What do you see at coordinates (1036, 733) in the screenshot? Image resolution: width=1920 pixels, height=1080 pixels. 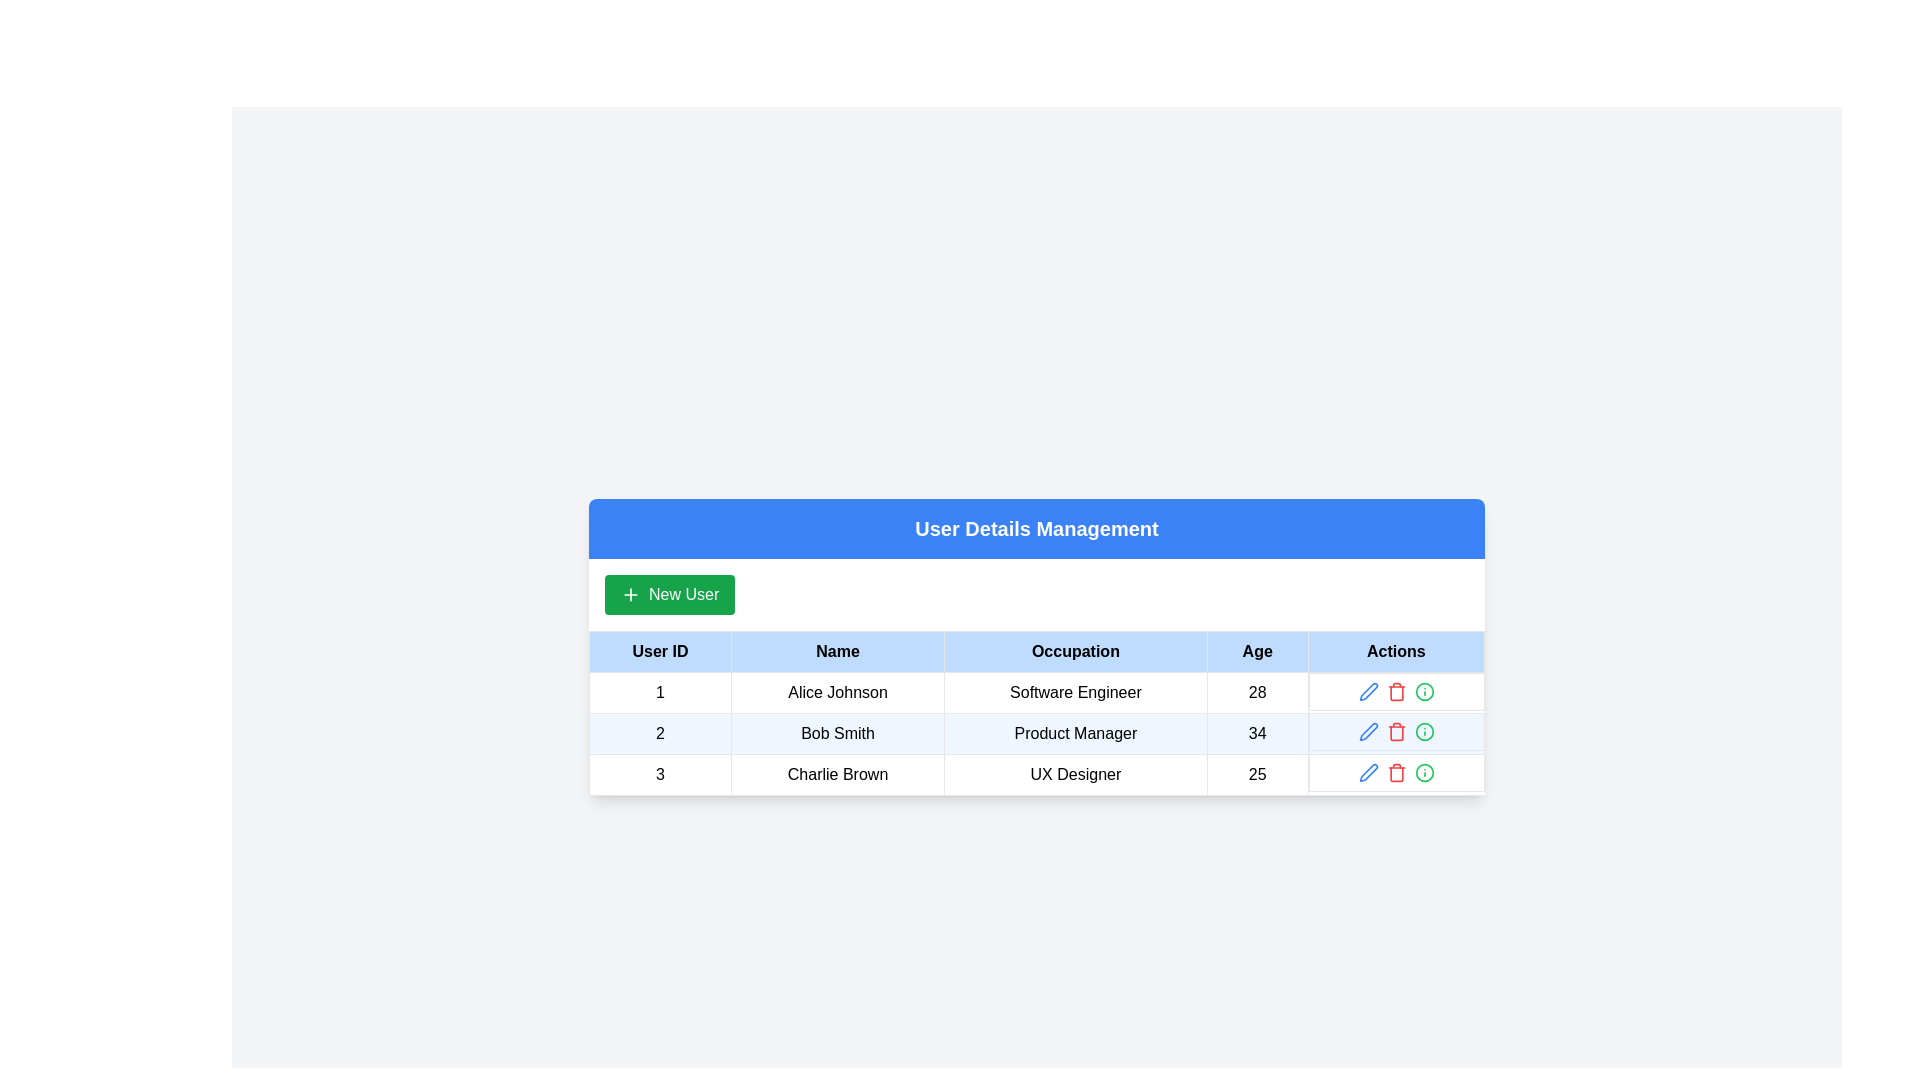 I see `the second row of the user information table` at bounding box center [1036, 733].